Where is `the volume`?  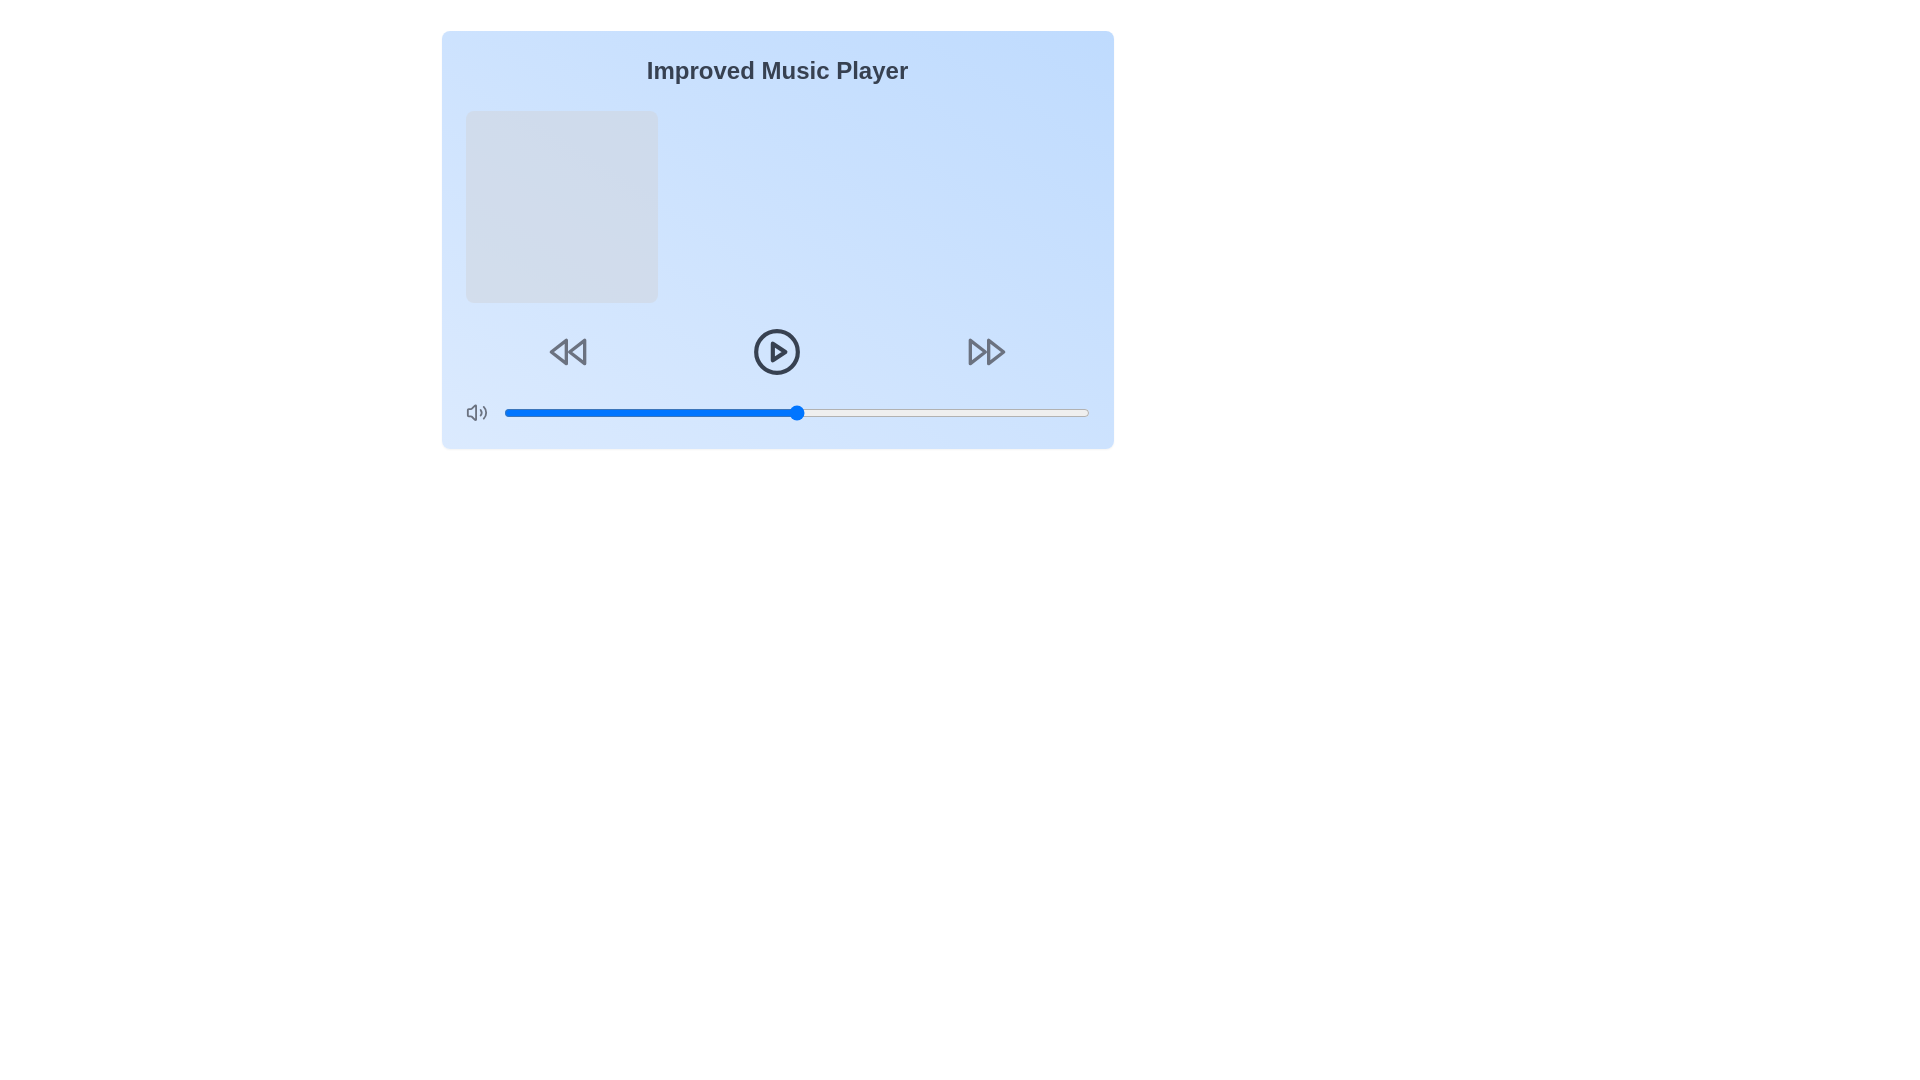
the volume is located at coordinates (567, 411).